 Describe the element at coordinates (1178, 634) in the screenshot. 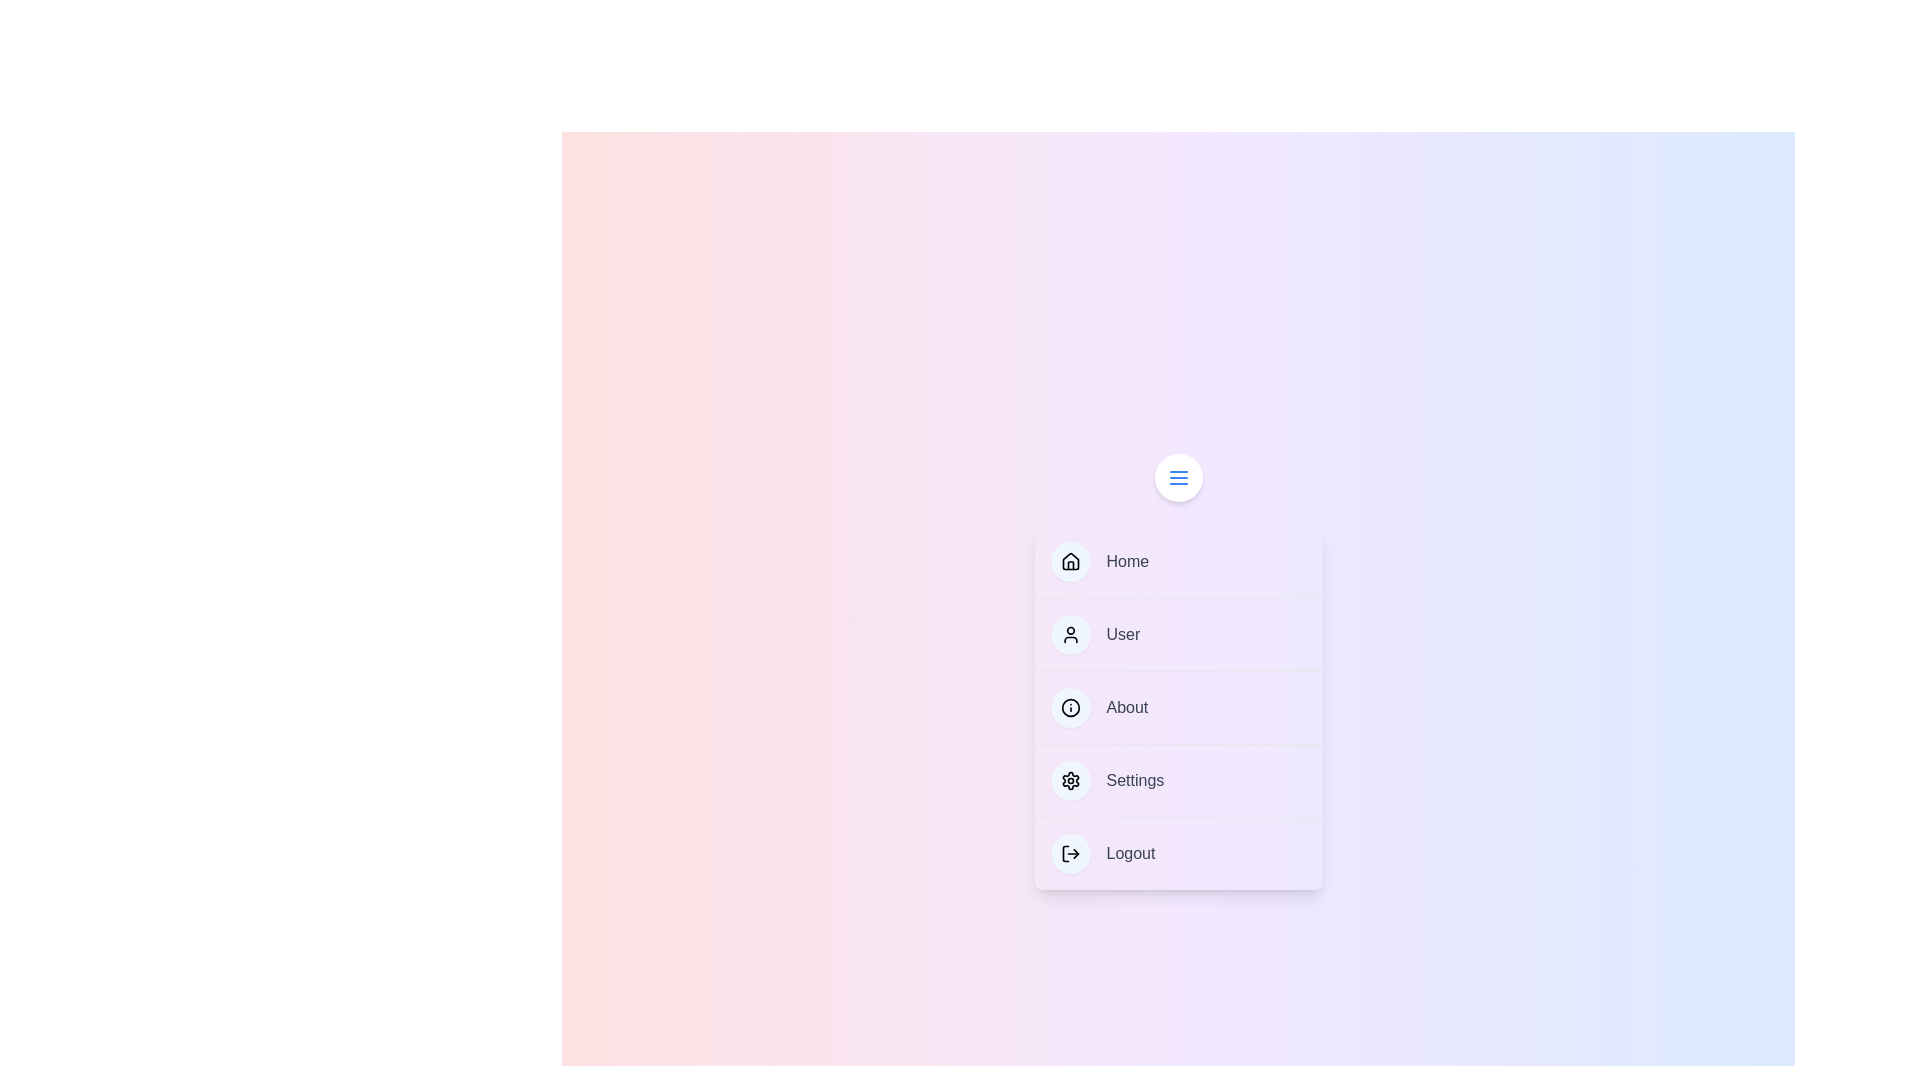

I see `the menu item labeled User` at that location.